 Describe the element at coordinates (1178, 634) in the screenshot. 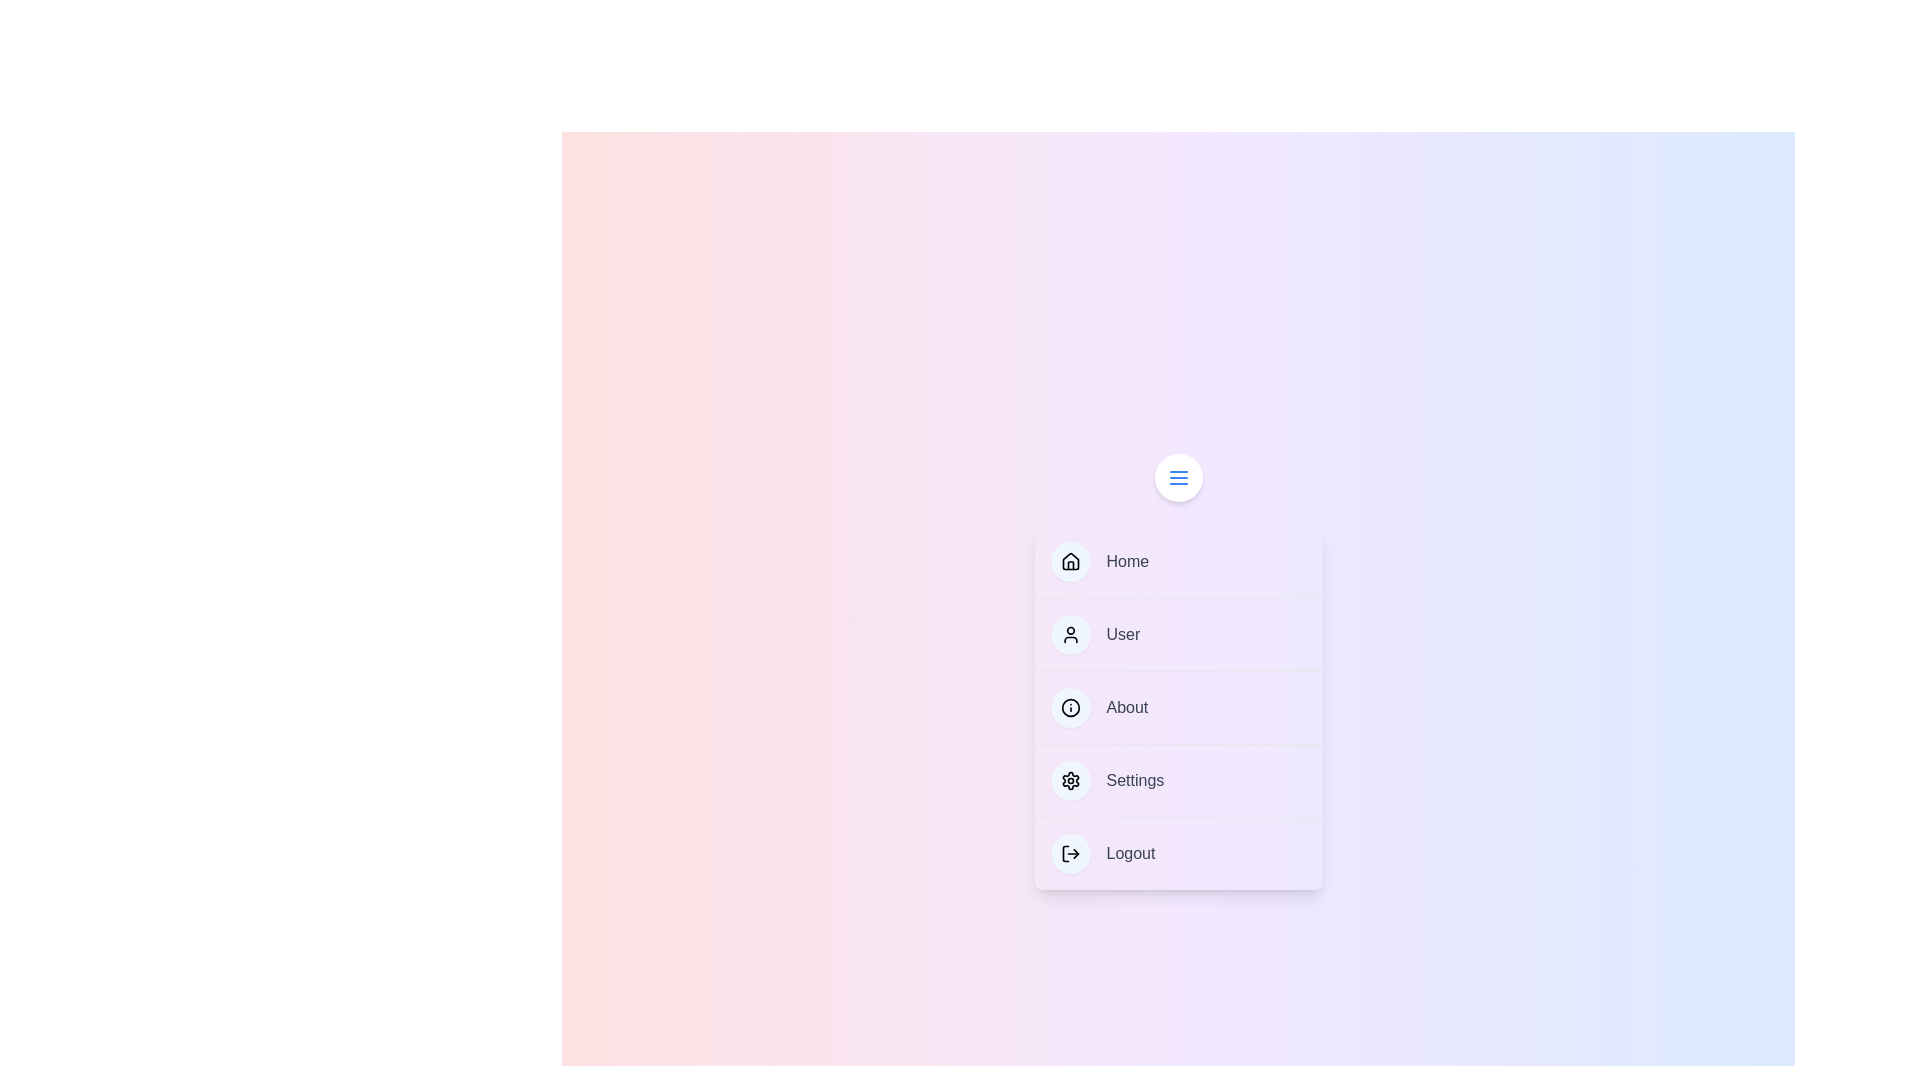

I see `the menu item labeled User` at that location.